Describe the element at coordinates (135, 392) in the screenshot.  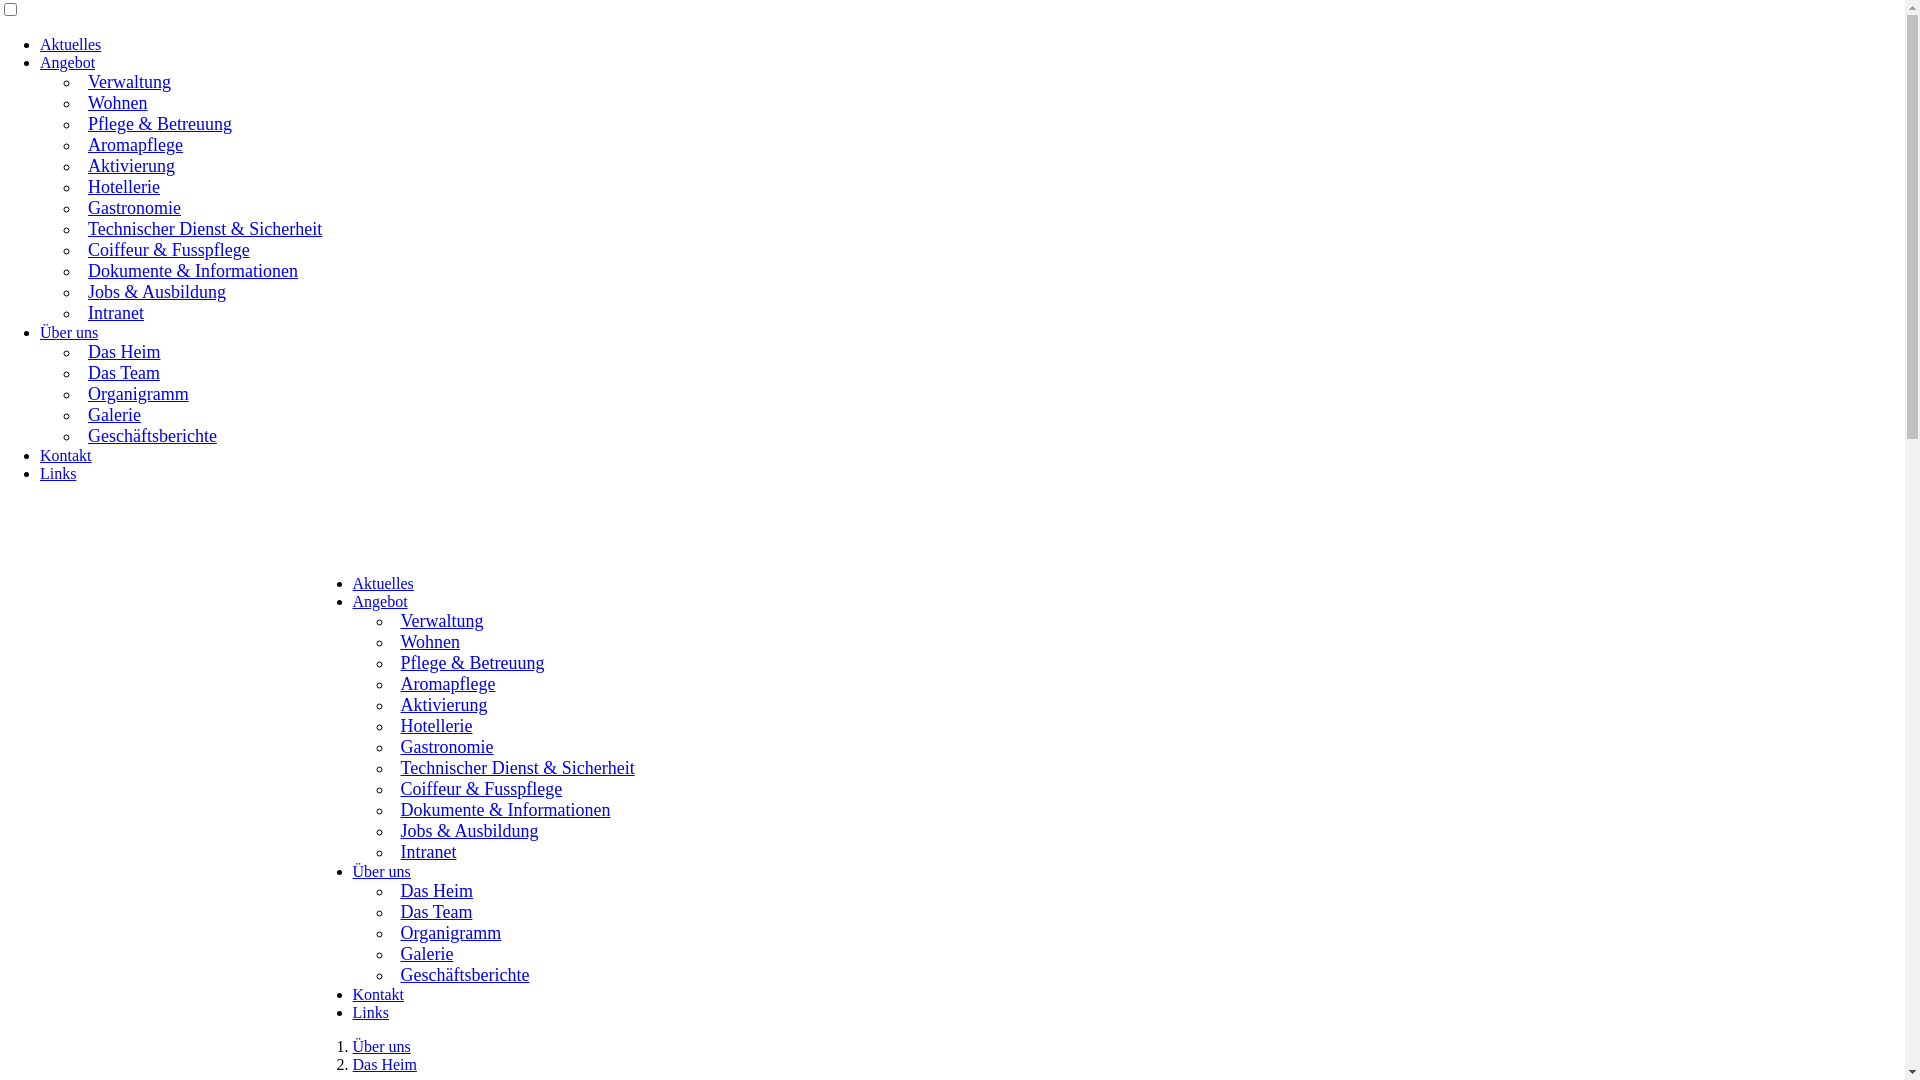
I see `'Organigramm'` at that location.